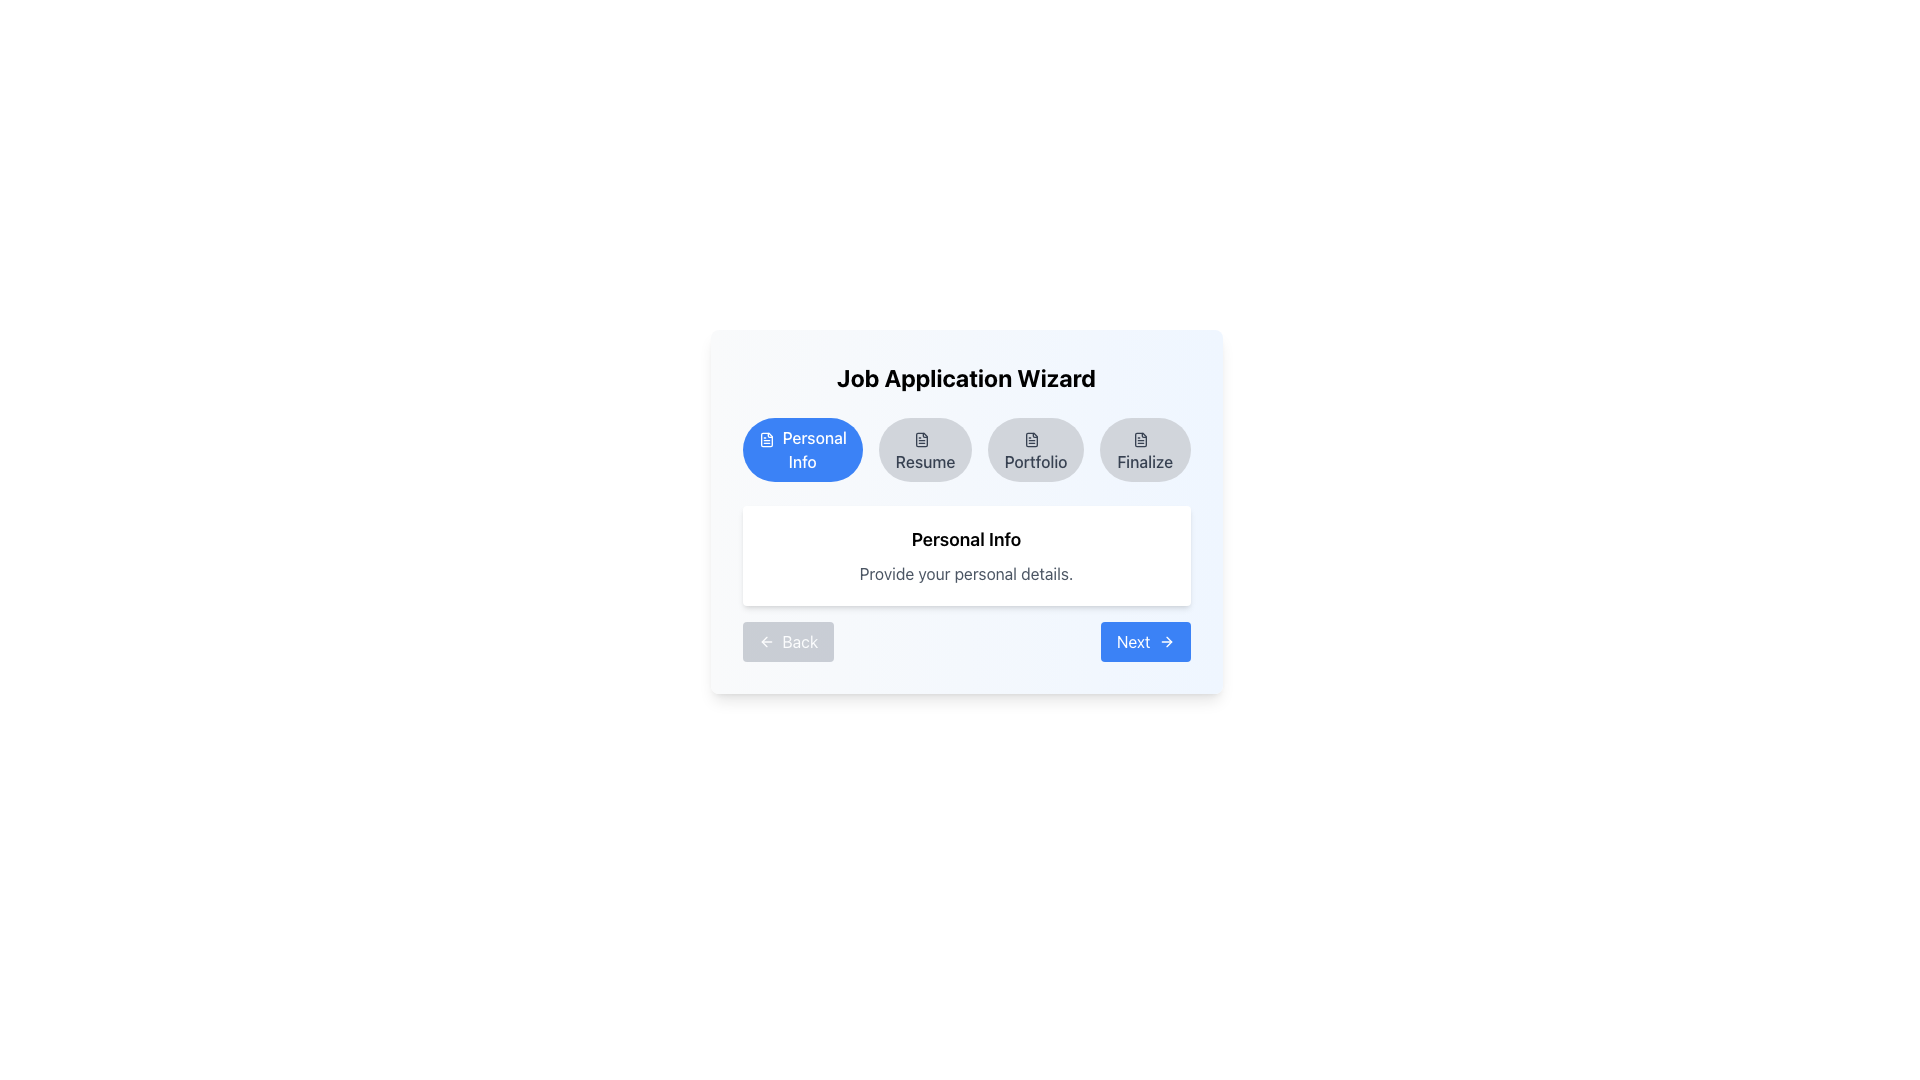 The height and width of the screenshot is (1080, 1920). Describe the element at coordinates (1145, 450) in the screenshot. I see `the 'Finalize' button, which is the fourth button in a row of similar buttons, positioned horizontally in the center near the top of the interface` at that location.